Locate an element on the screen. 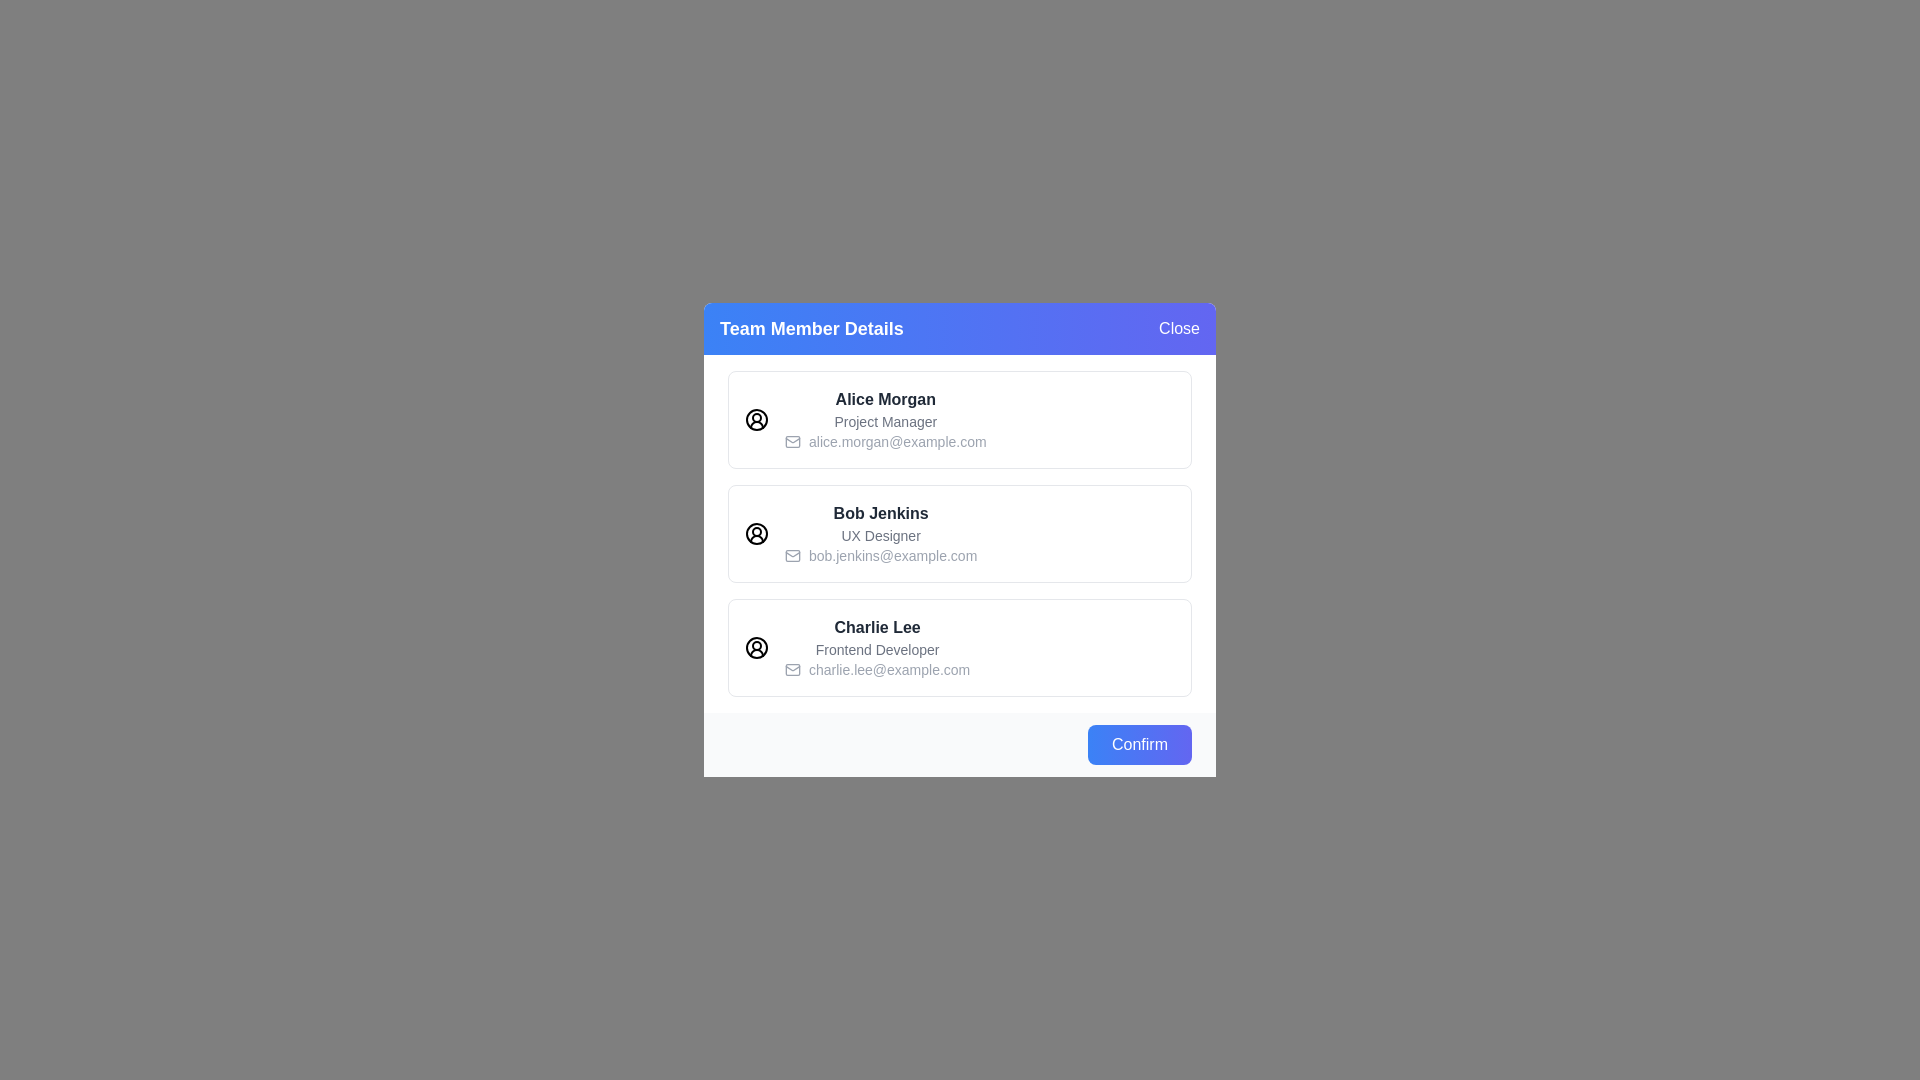 The image size is (1920, 1080). the details on the Information card located in the second position of the vertically aligned UI list, which displays a team member's name, position, and contact information is located at coordinates (960, 532).